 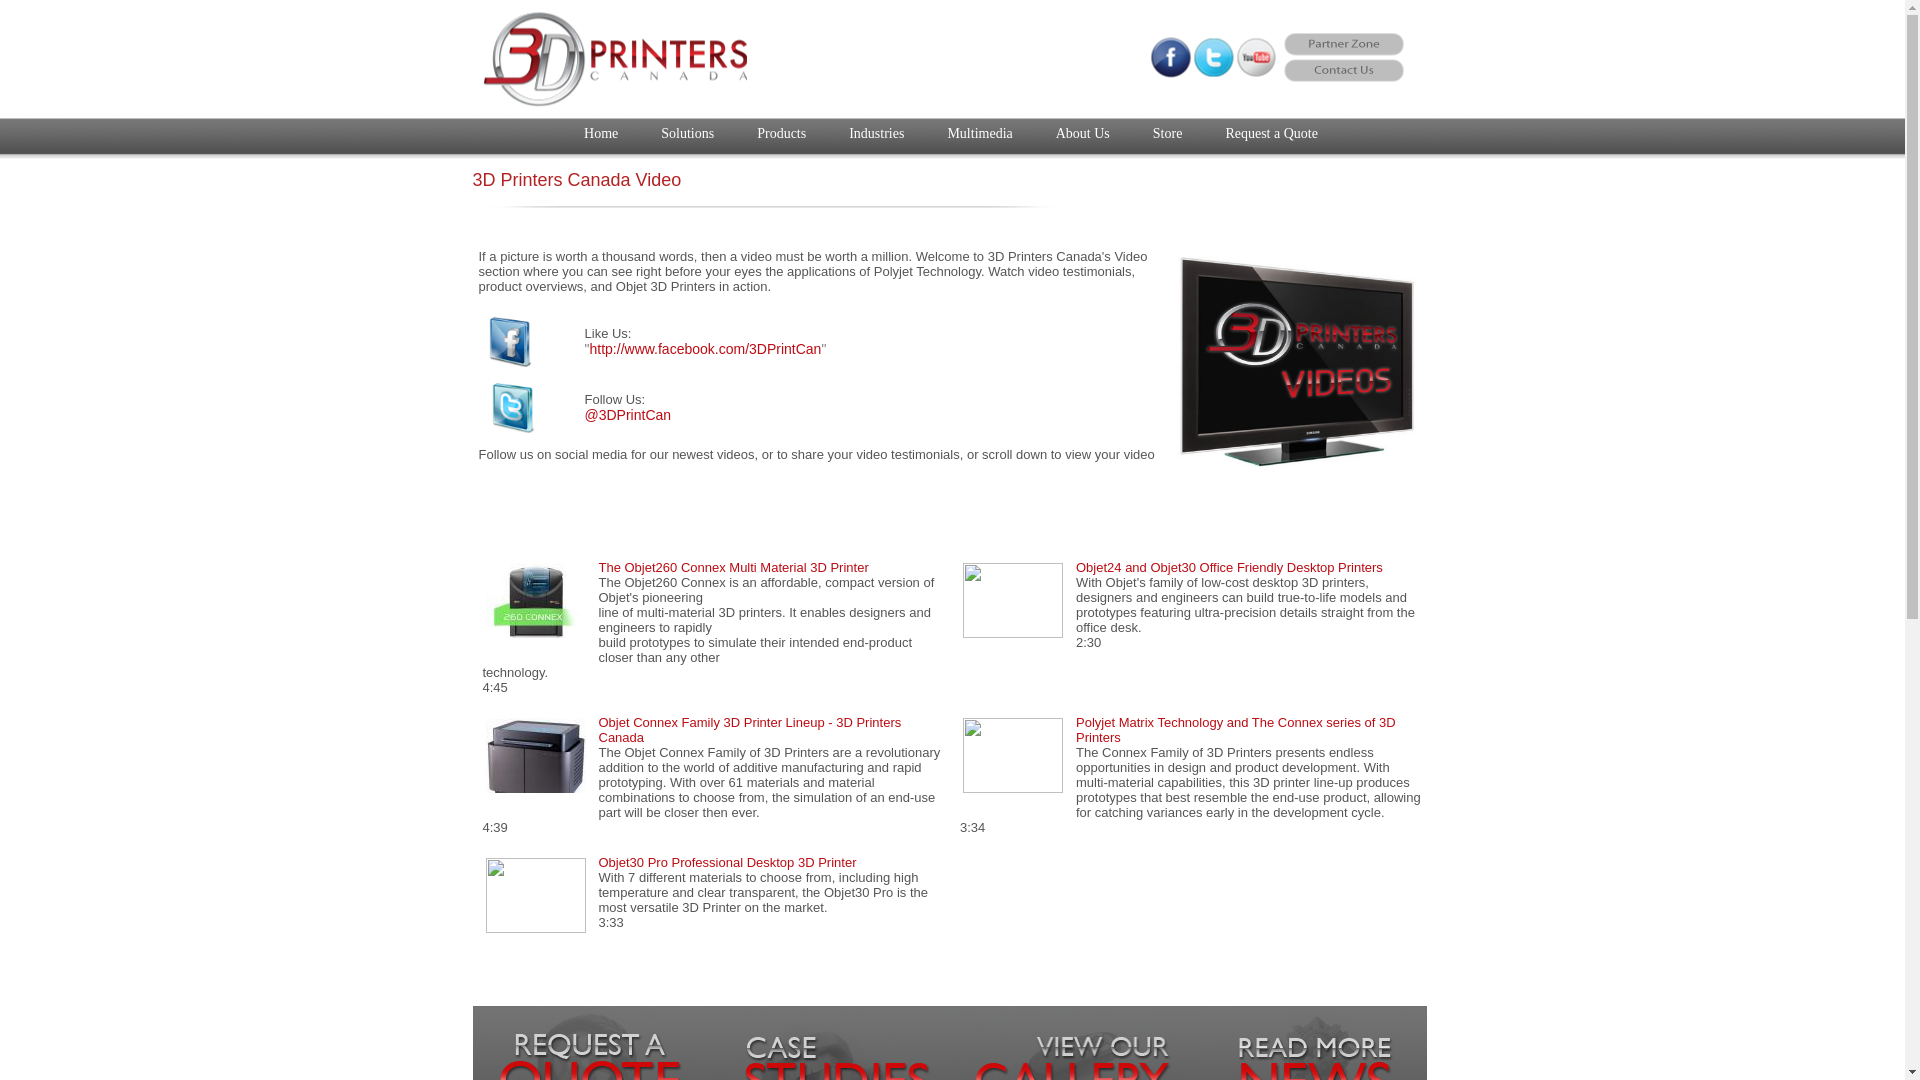 I want to click on 'Store', so click(x=1167, y=134).